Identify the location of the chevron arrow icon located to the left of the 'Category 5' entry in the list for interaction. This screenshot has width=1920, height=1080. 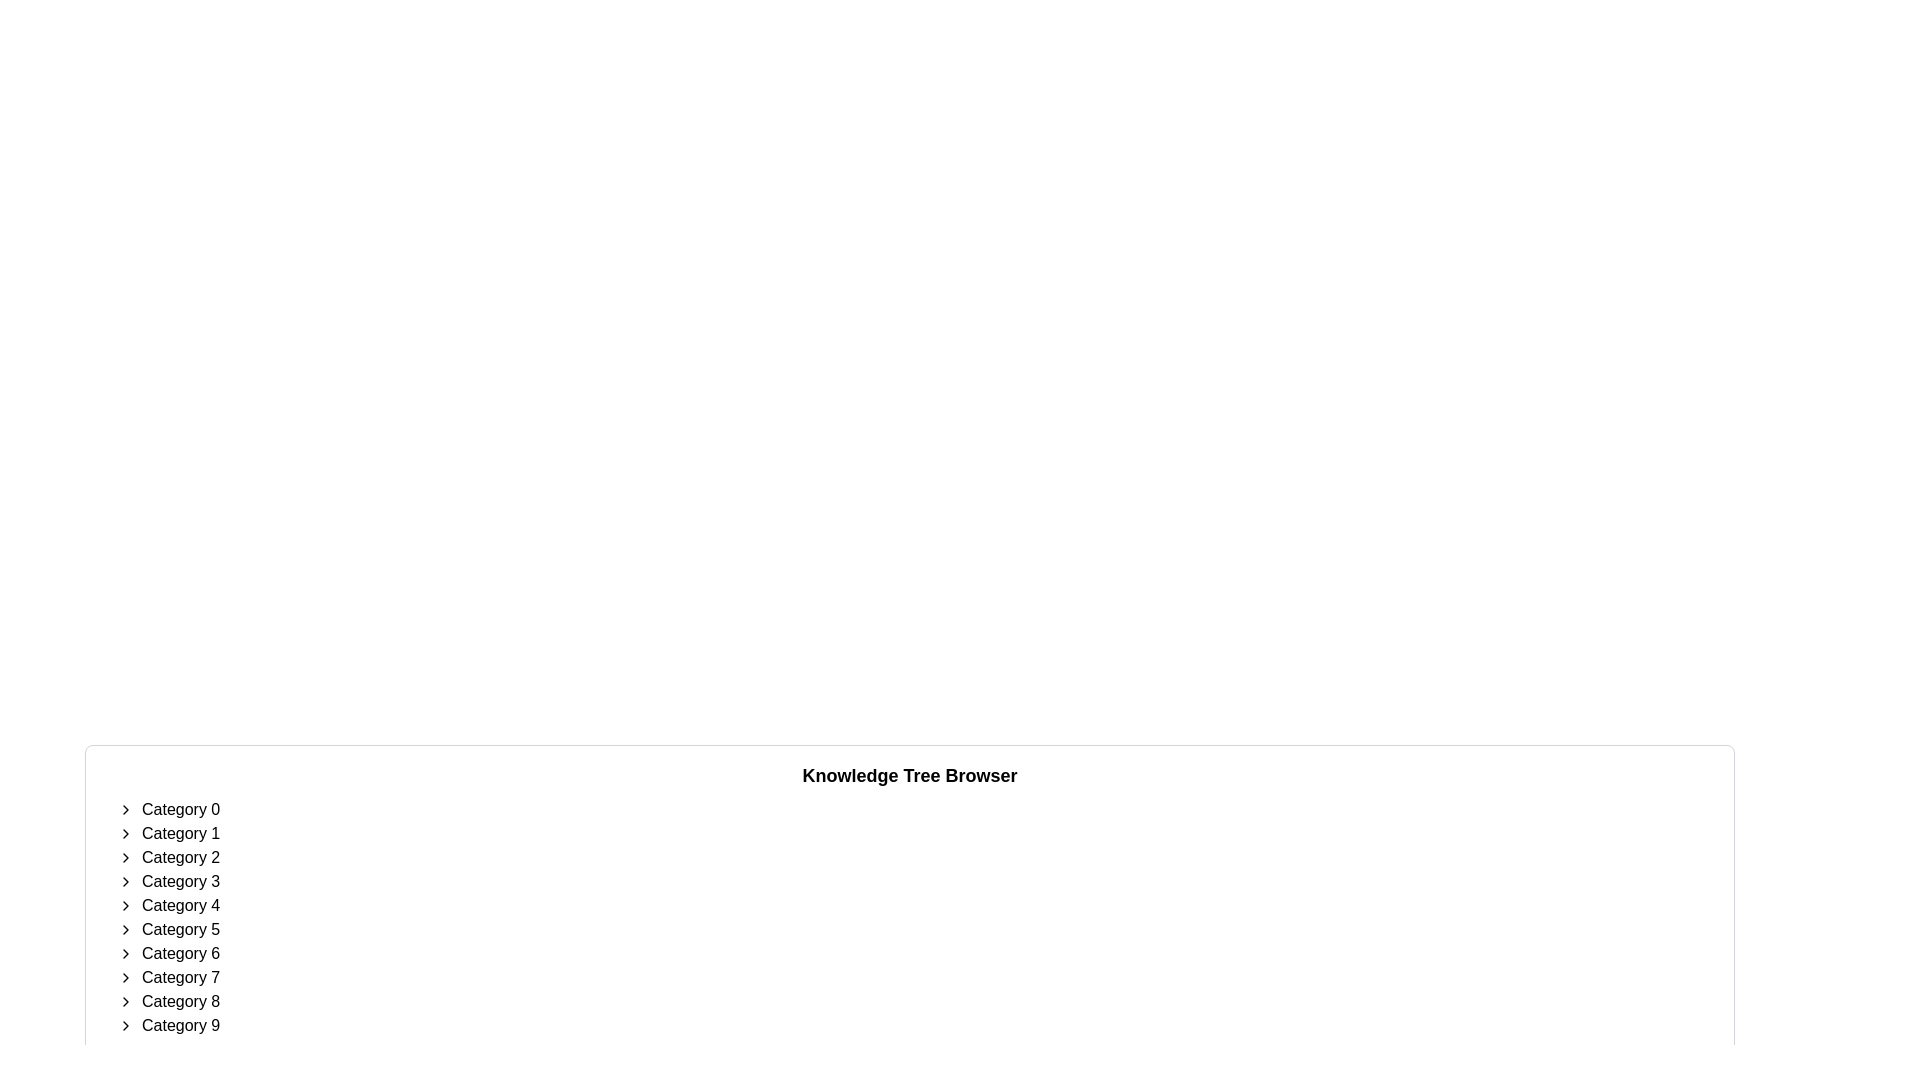
(124, 929).